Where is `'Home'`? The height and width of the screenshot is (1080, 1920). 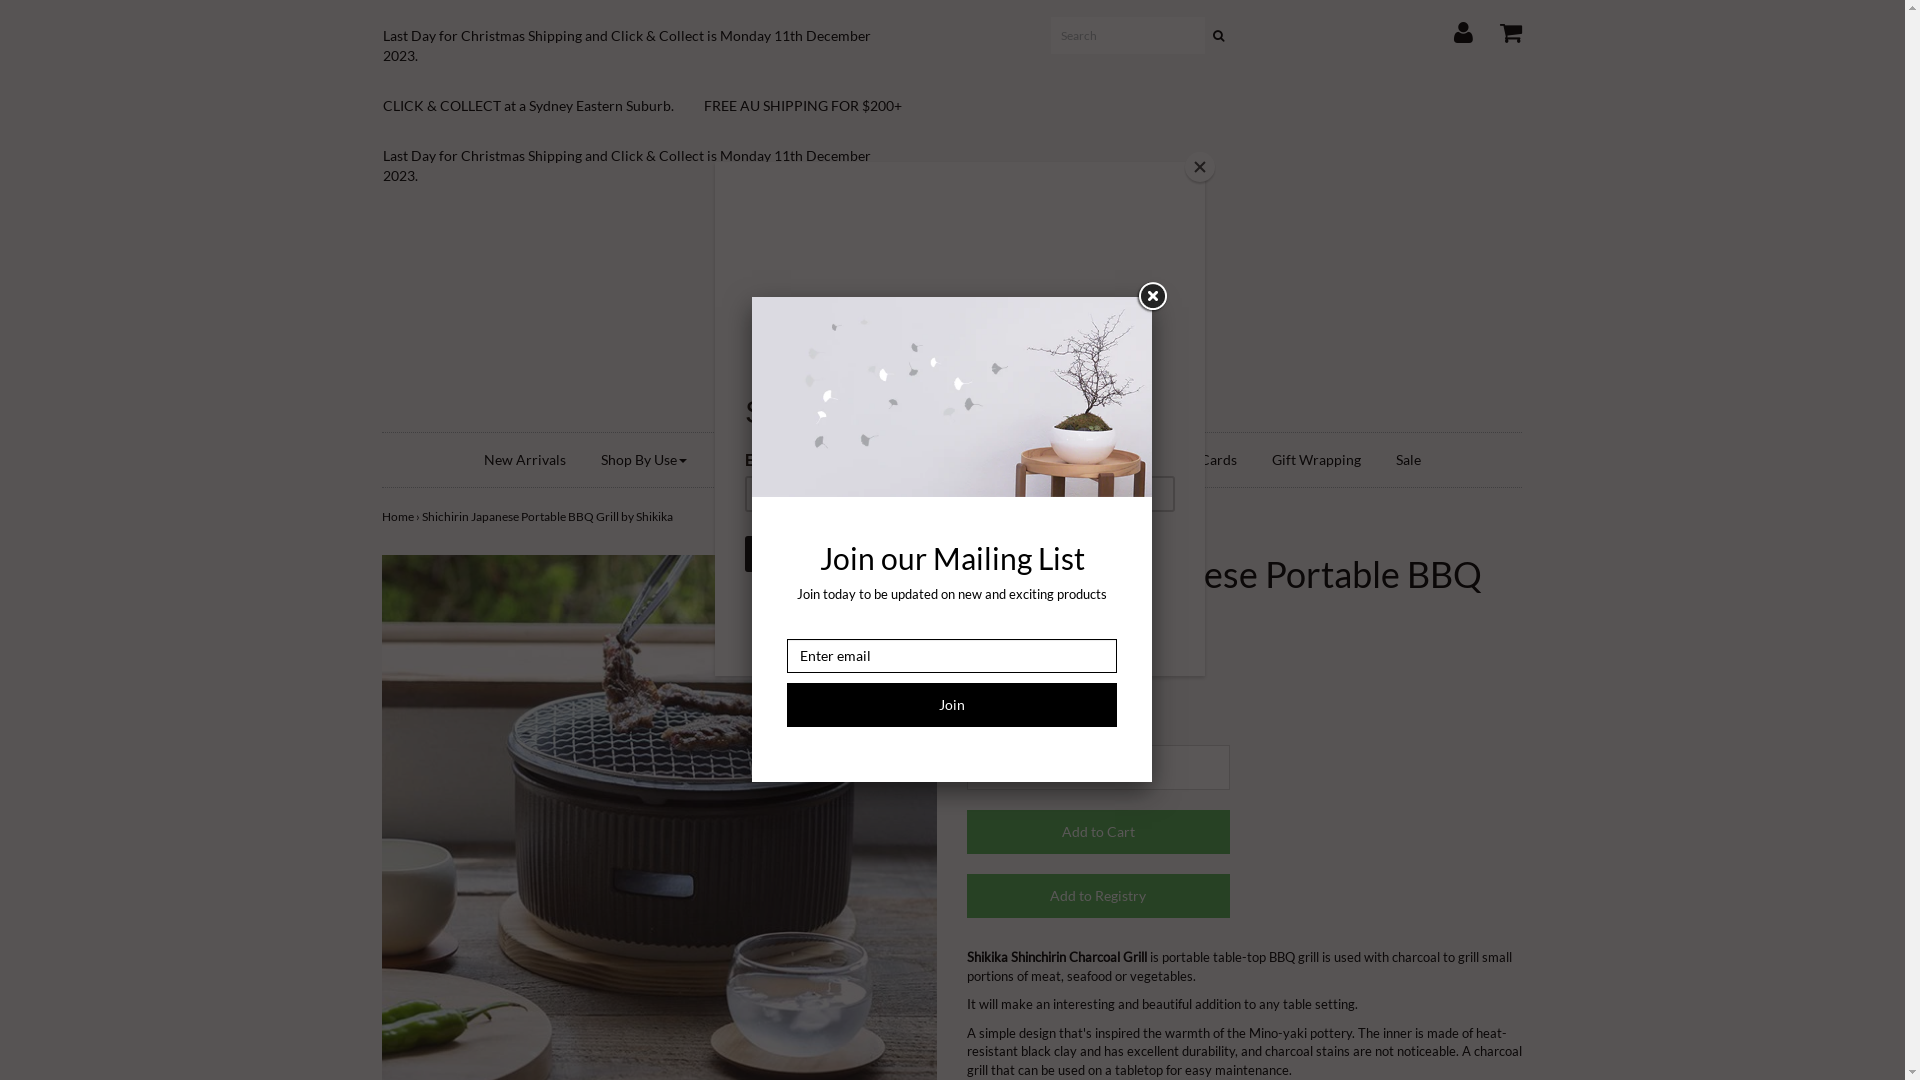
'Home' is located at coordinates (950, 316).